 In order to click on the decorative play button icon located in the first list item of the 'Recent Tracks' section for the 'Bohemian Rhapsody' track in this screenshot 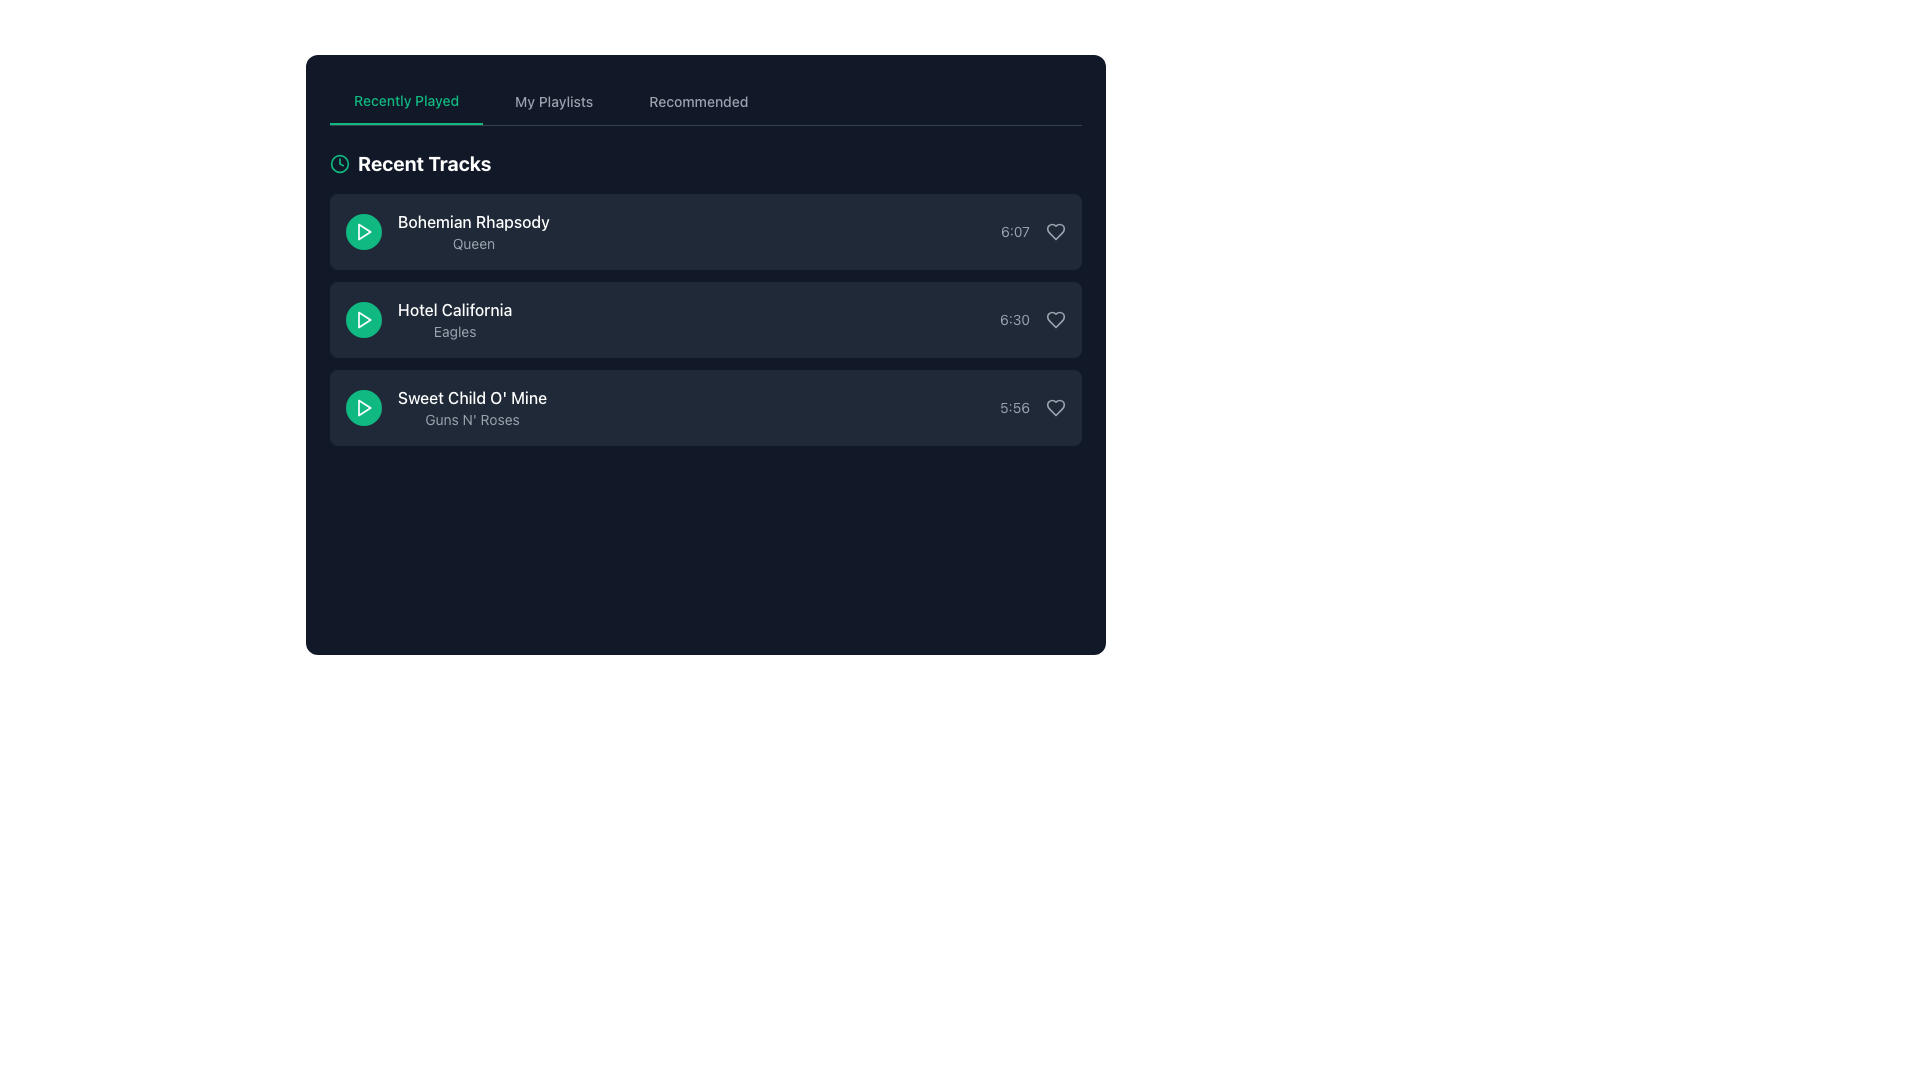, I will do `click(364, 230)`.